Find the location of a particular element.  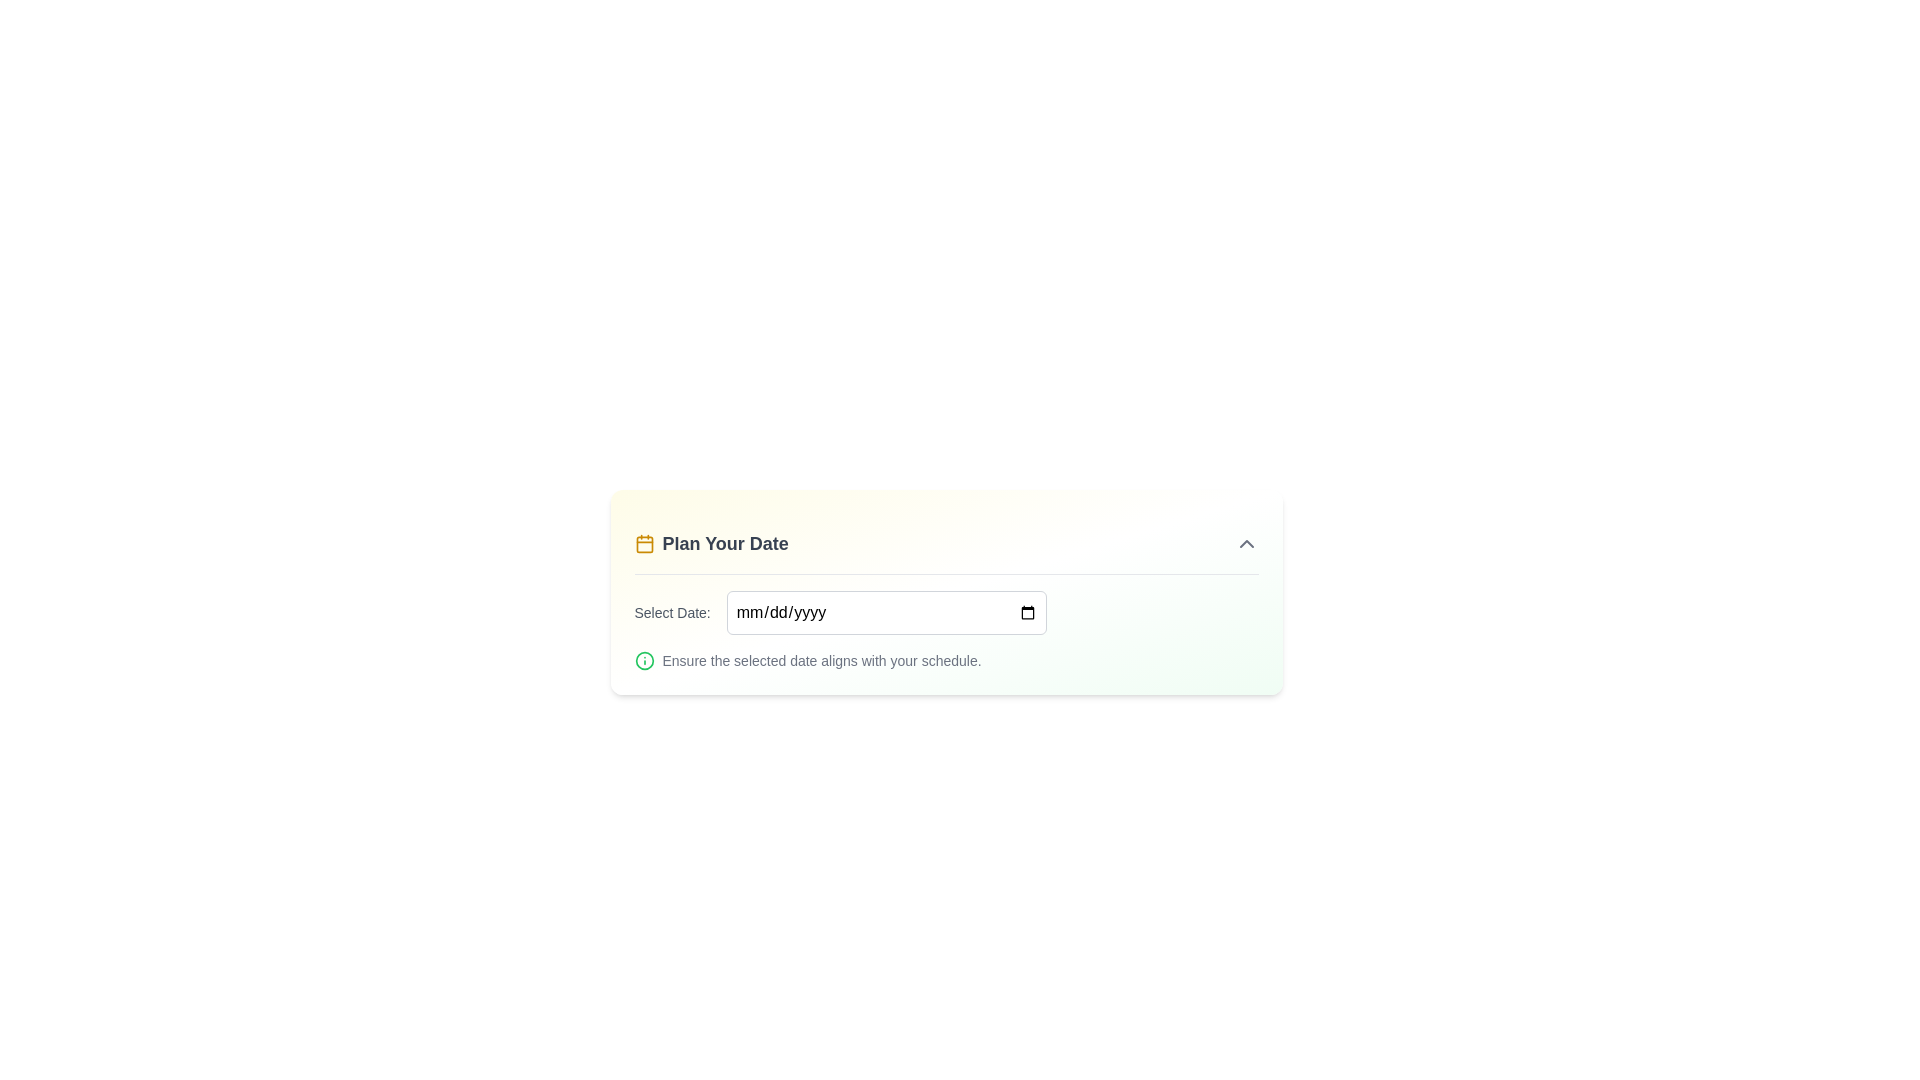

the informational tooltip text with an icon located in the 'Plan Your Date' section, which provides guidance for selecting a date is located at coordinates (945, 660).